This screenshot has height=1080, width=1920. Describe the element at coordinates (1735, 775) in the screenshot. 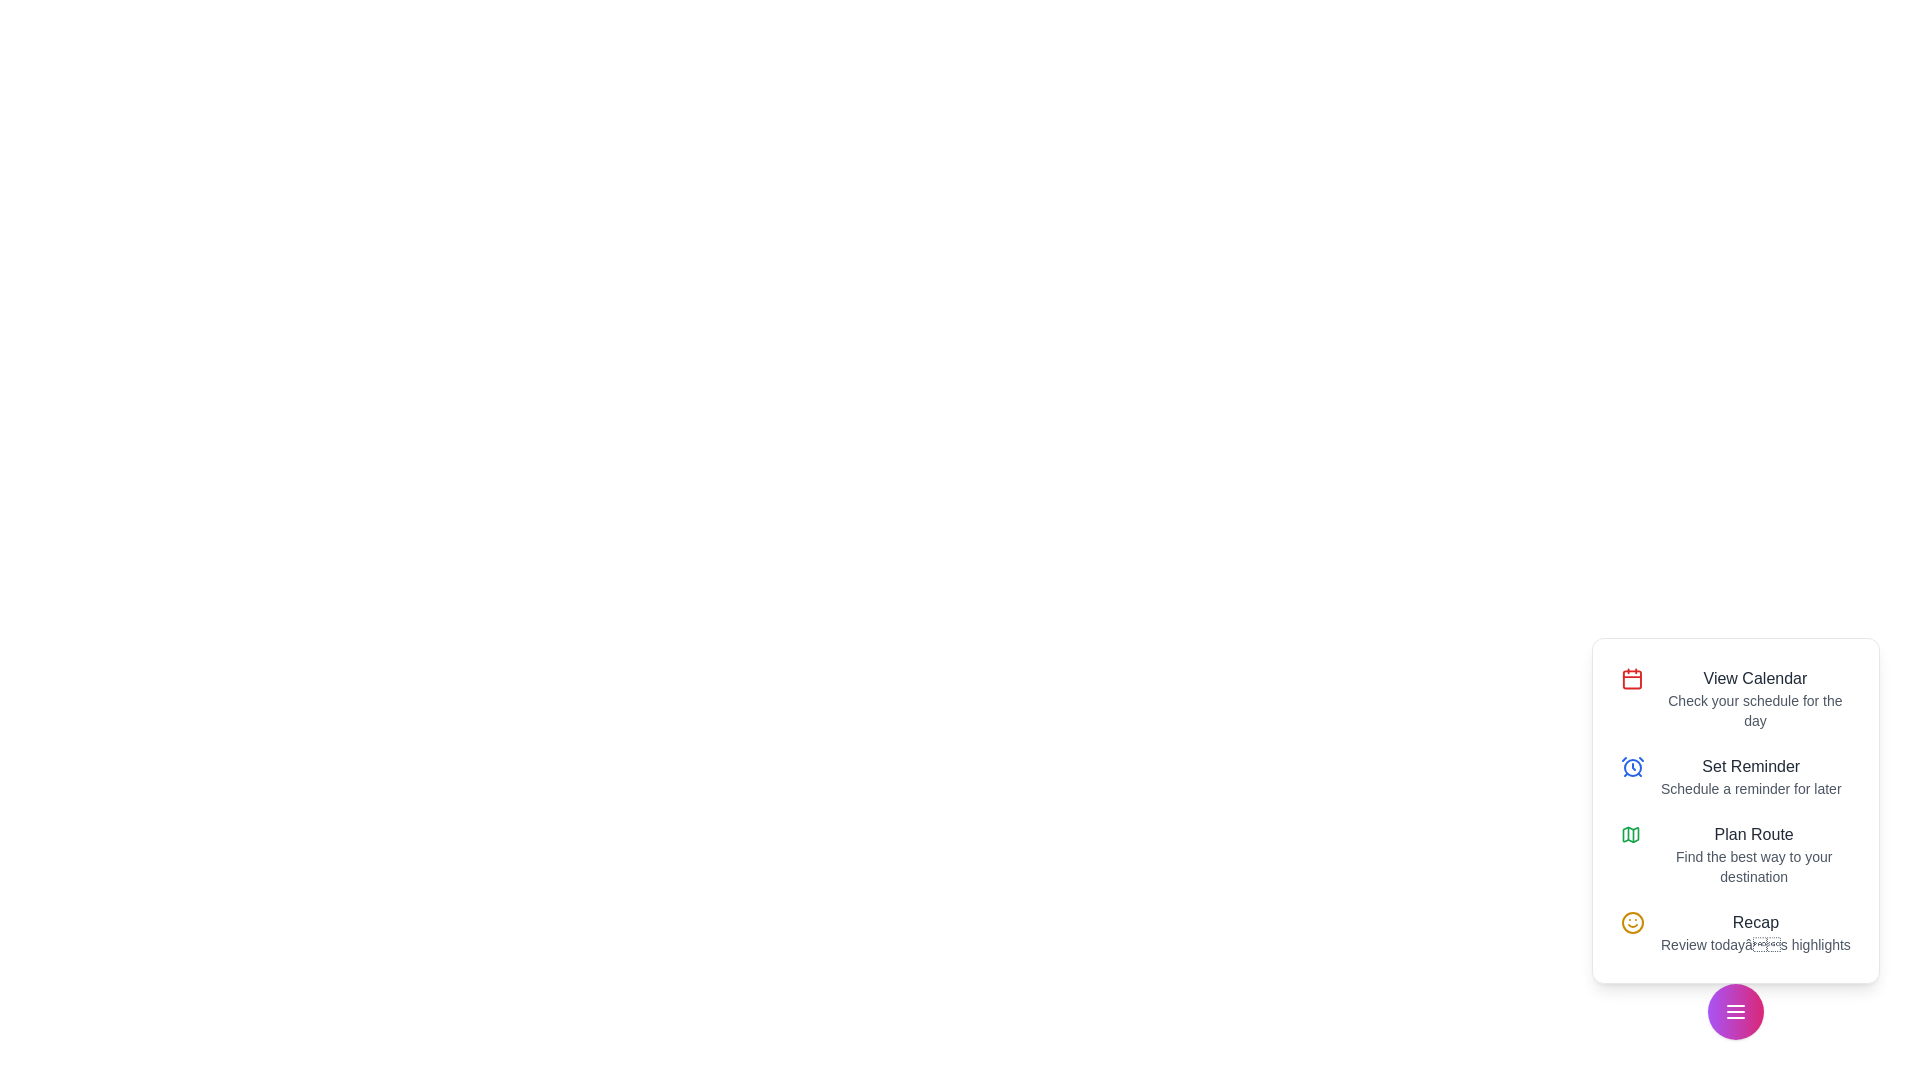

I see `the action Set Reminder from the list` at that location.